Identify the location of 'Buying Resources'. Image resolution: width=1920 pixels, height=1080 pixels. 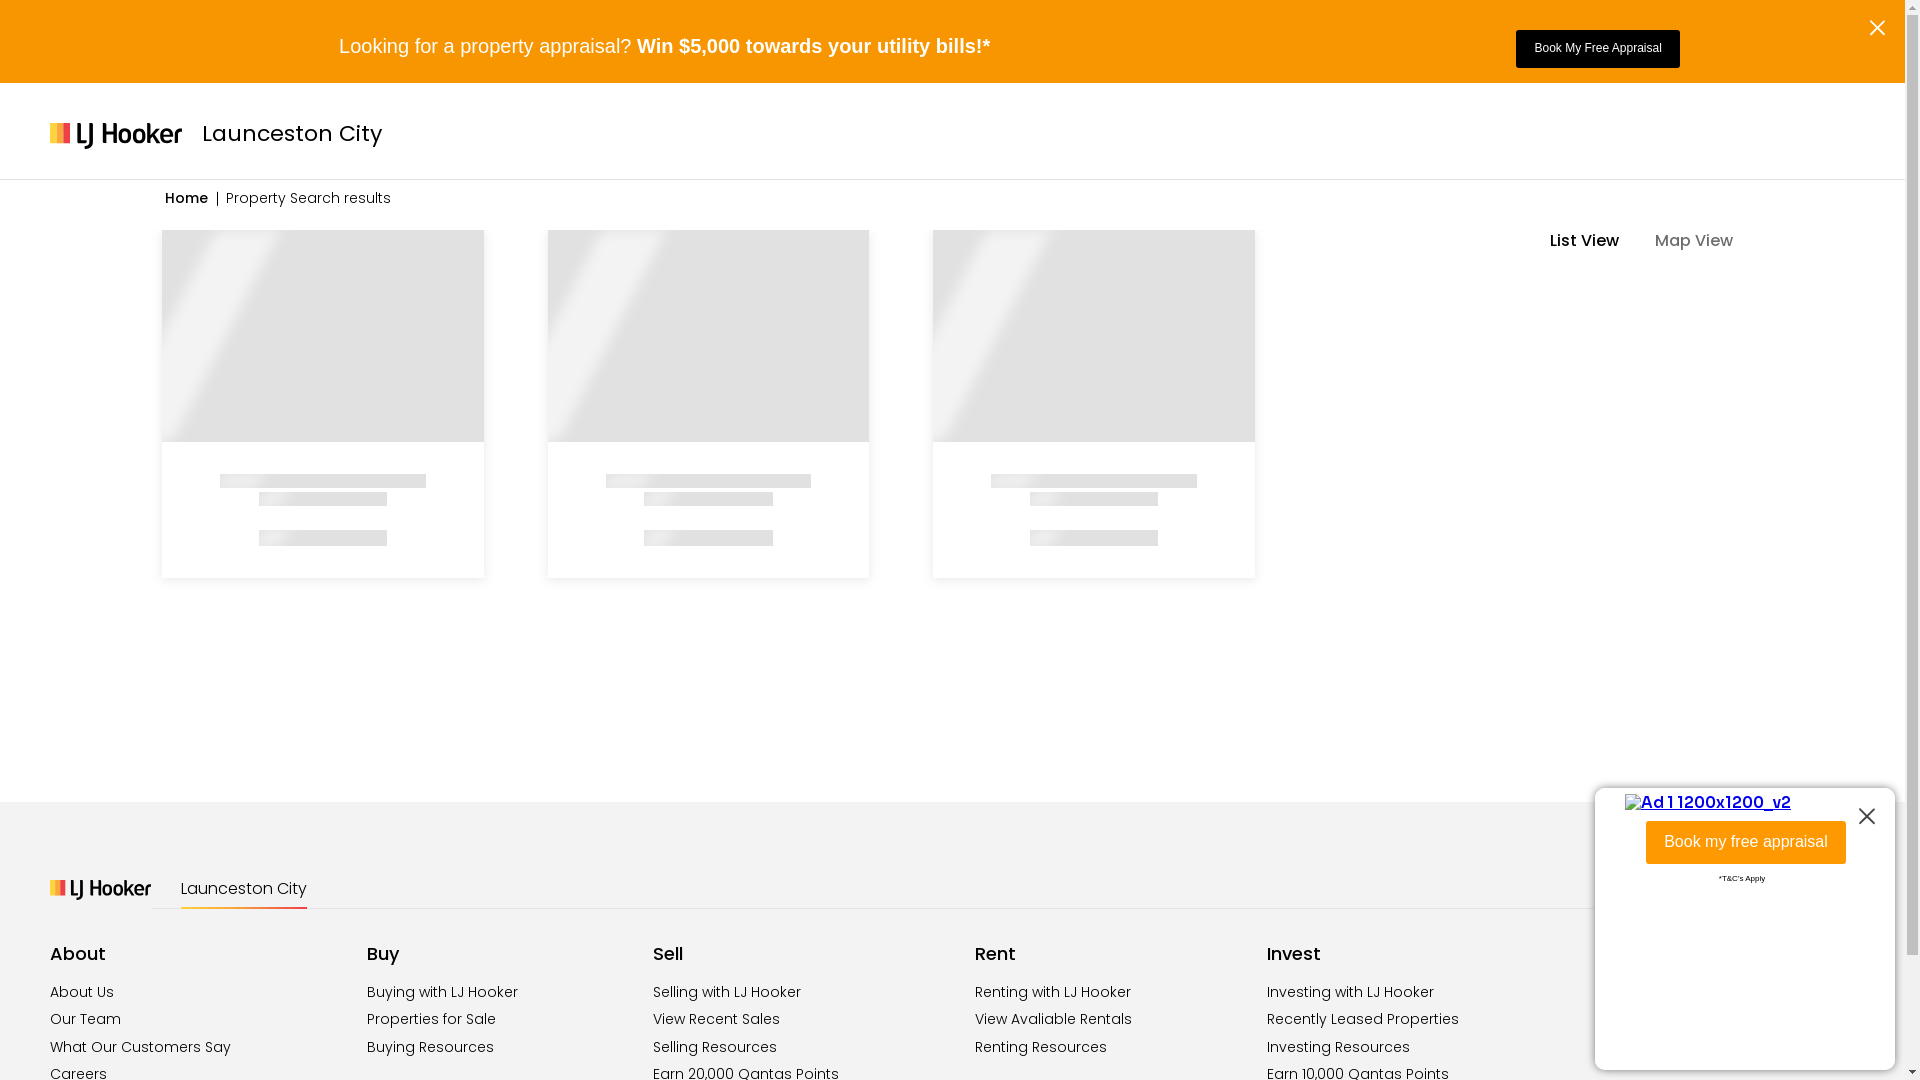
(429, 1045).